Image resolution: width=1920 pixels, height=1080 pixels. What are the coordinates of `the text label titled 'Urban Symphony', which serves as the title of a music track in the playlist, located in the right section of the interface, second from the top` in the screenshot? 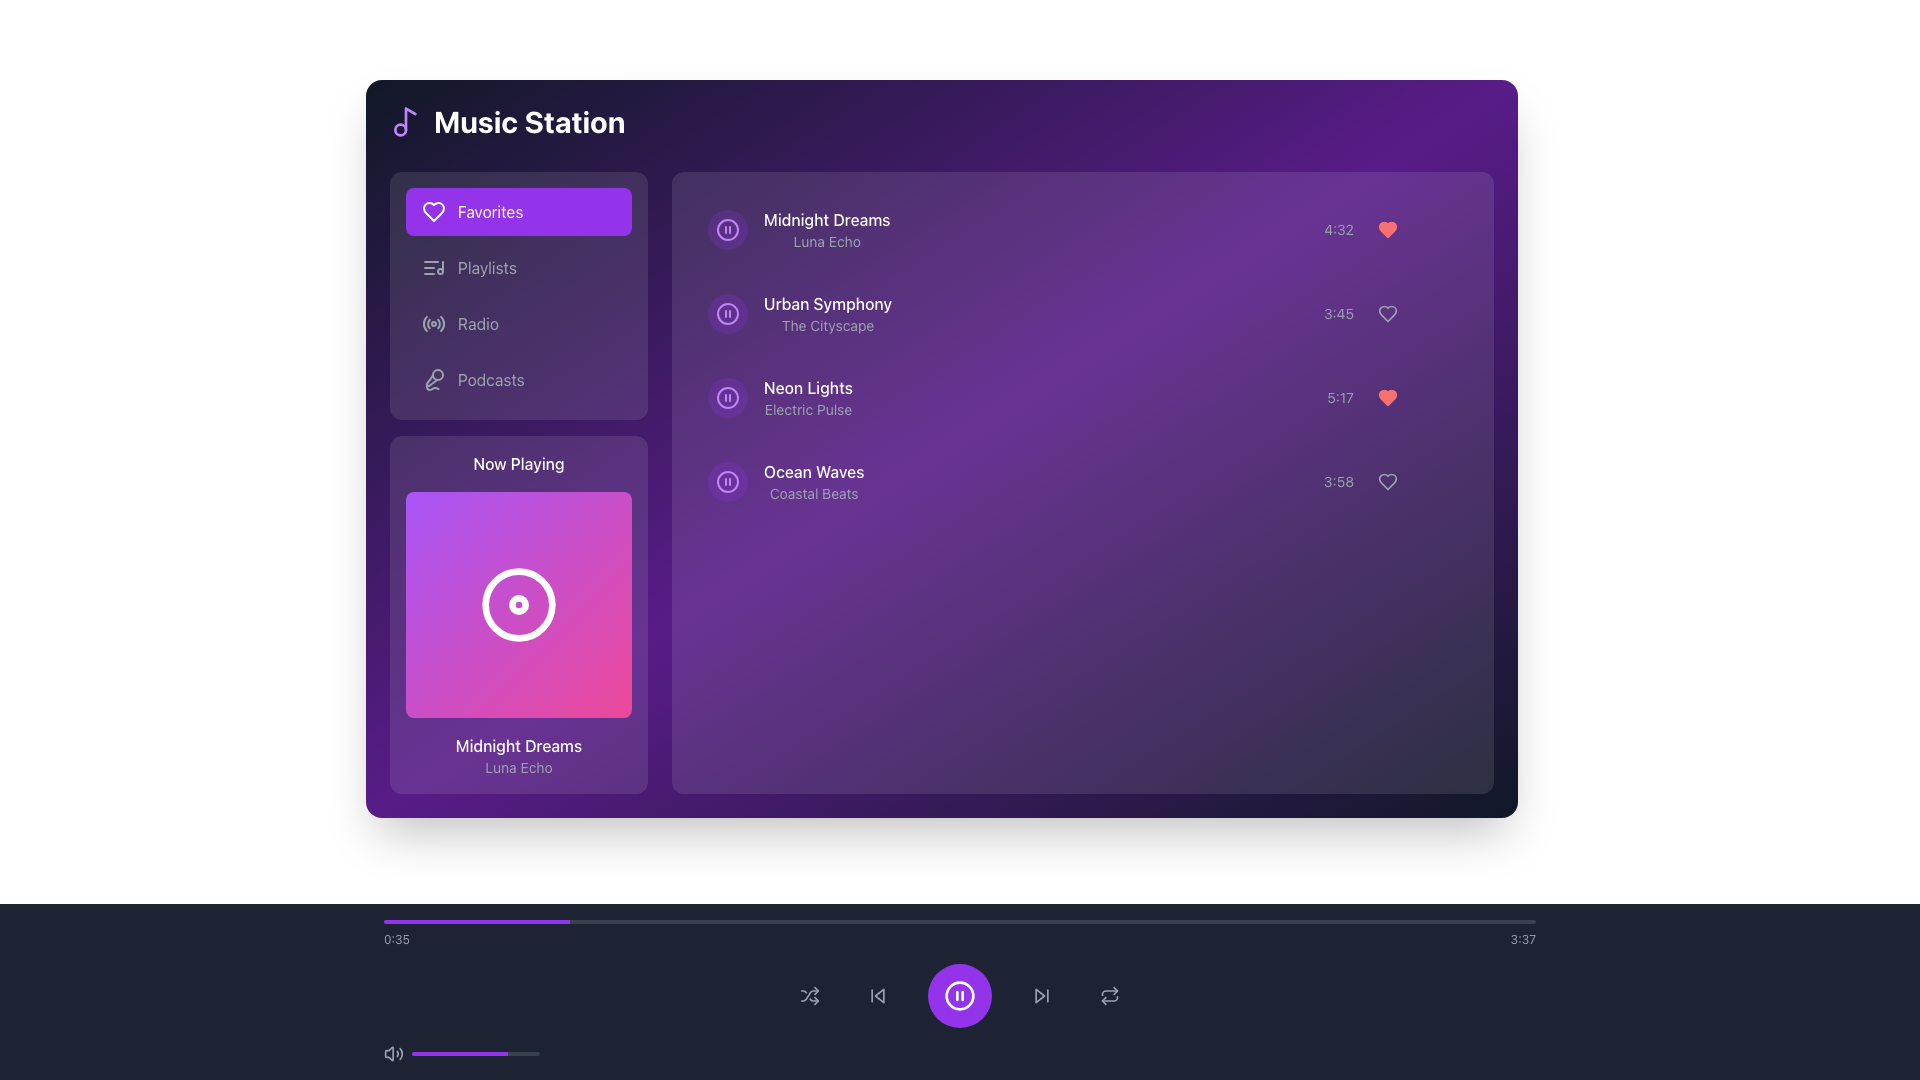 It's located at (828, 304).